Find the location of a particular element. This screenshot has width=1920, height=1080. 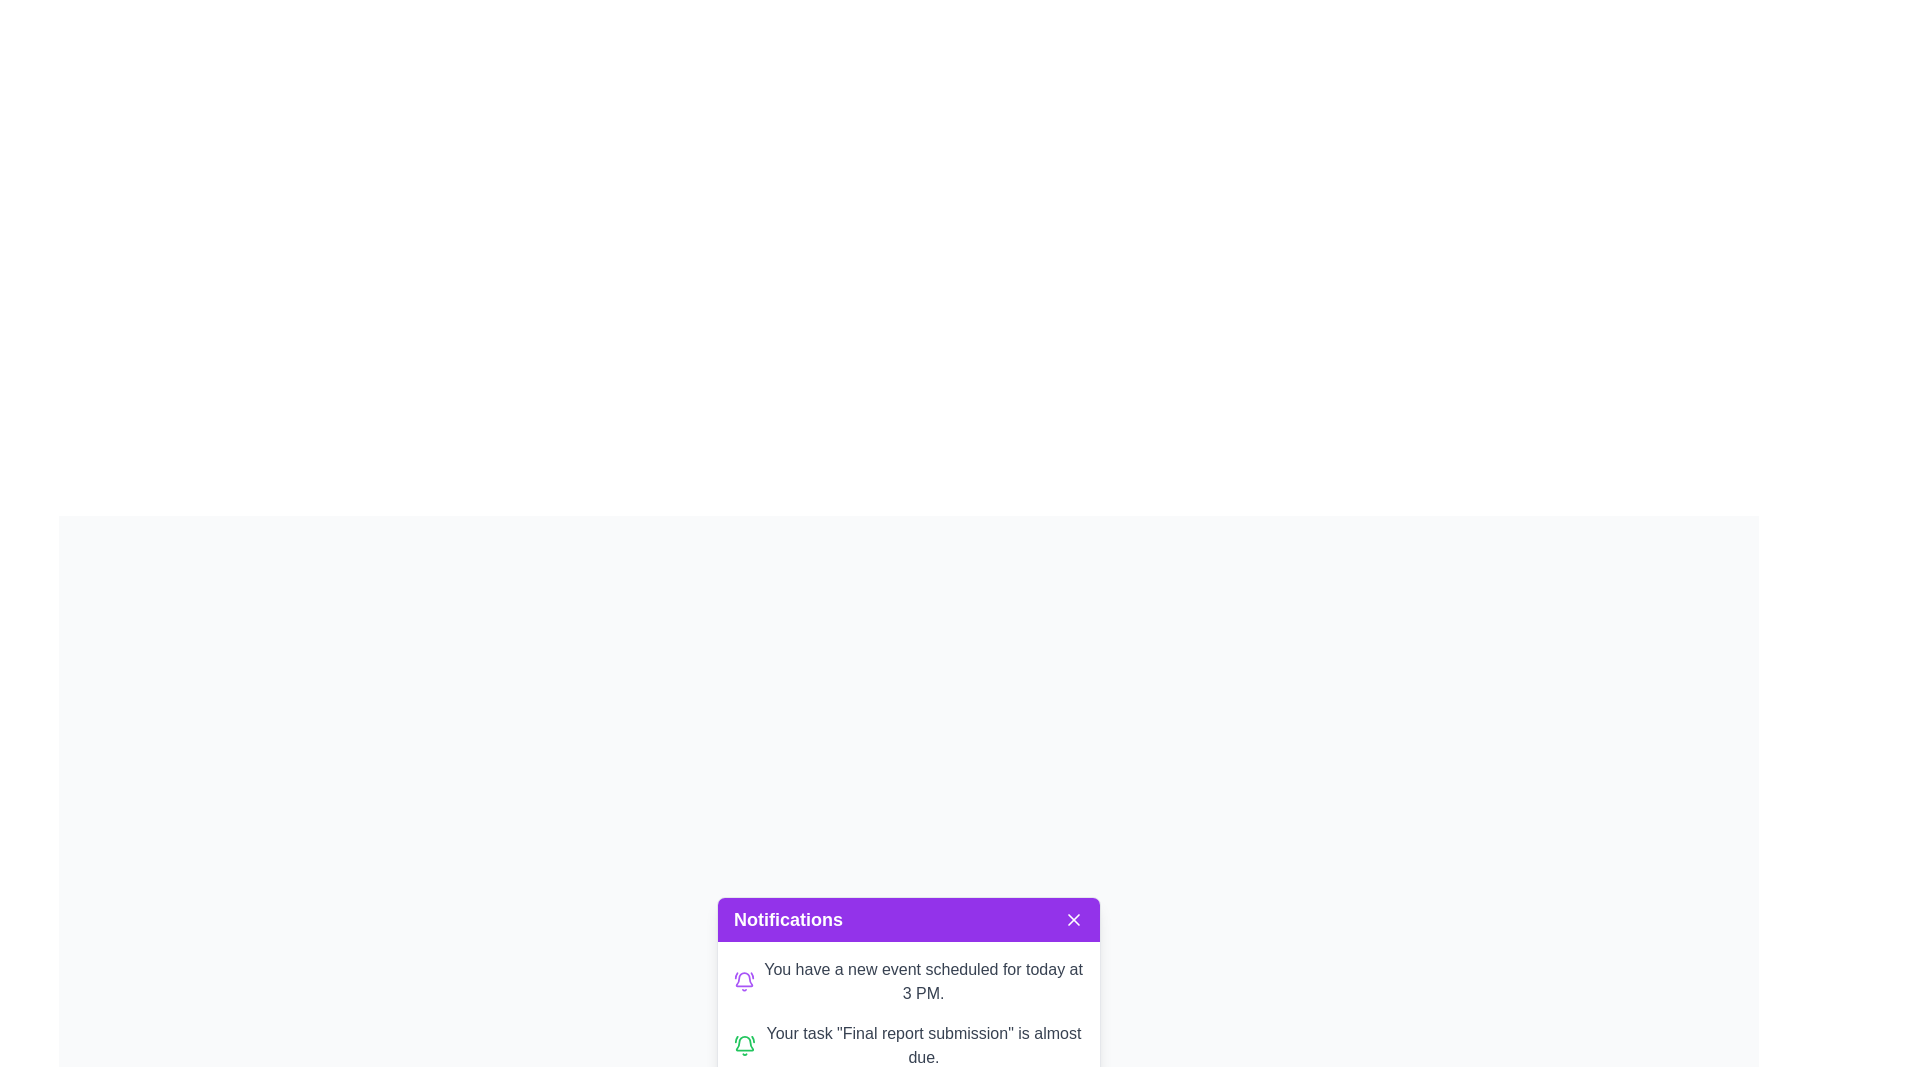

the Close button icon, which resembles a white cross mark (X) located in the top-right corner of a purple notification header is located at coordinates (1073, 919).